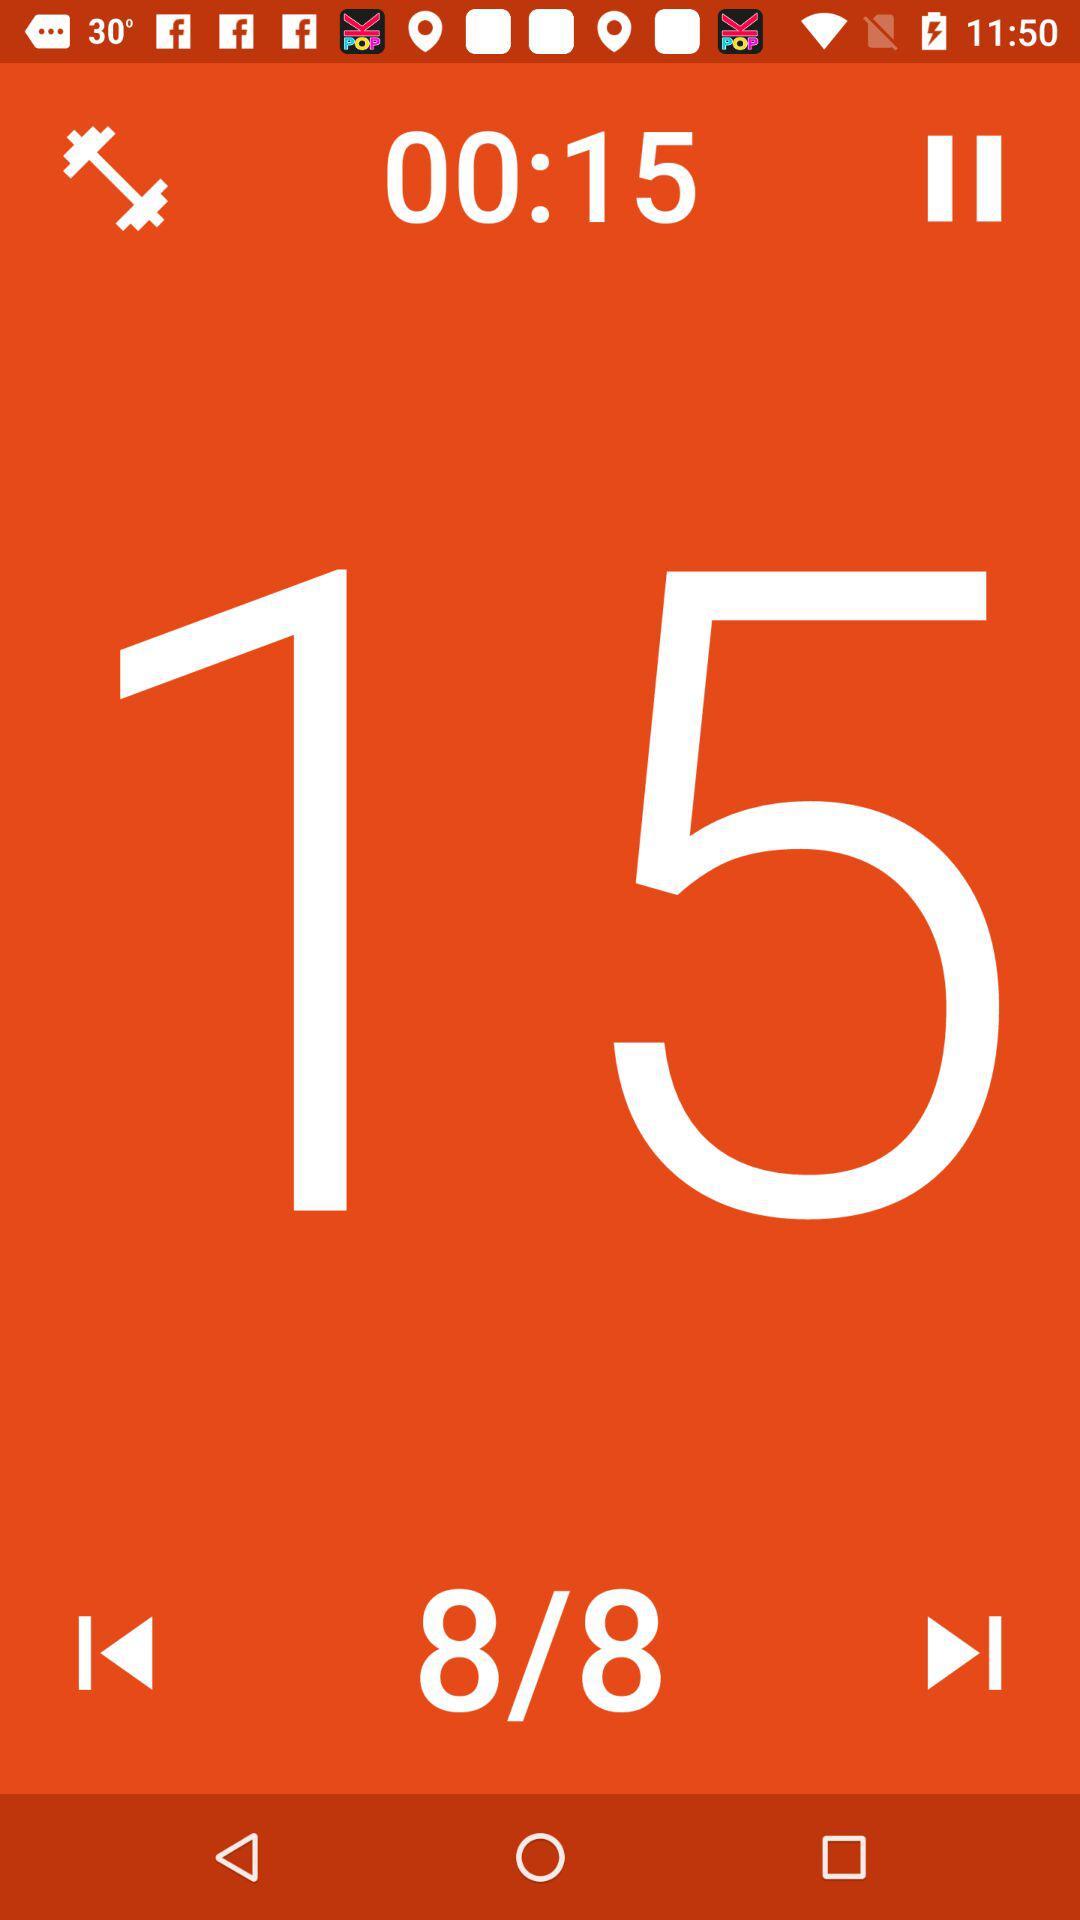 This screenshot has height=1920, width=1080. I want to click on icon to the left of the 8/8, so click(115, 1652).